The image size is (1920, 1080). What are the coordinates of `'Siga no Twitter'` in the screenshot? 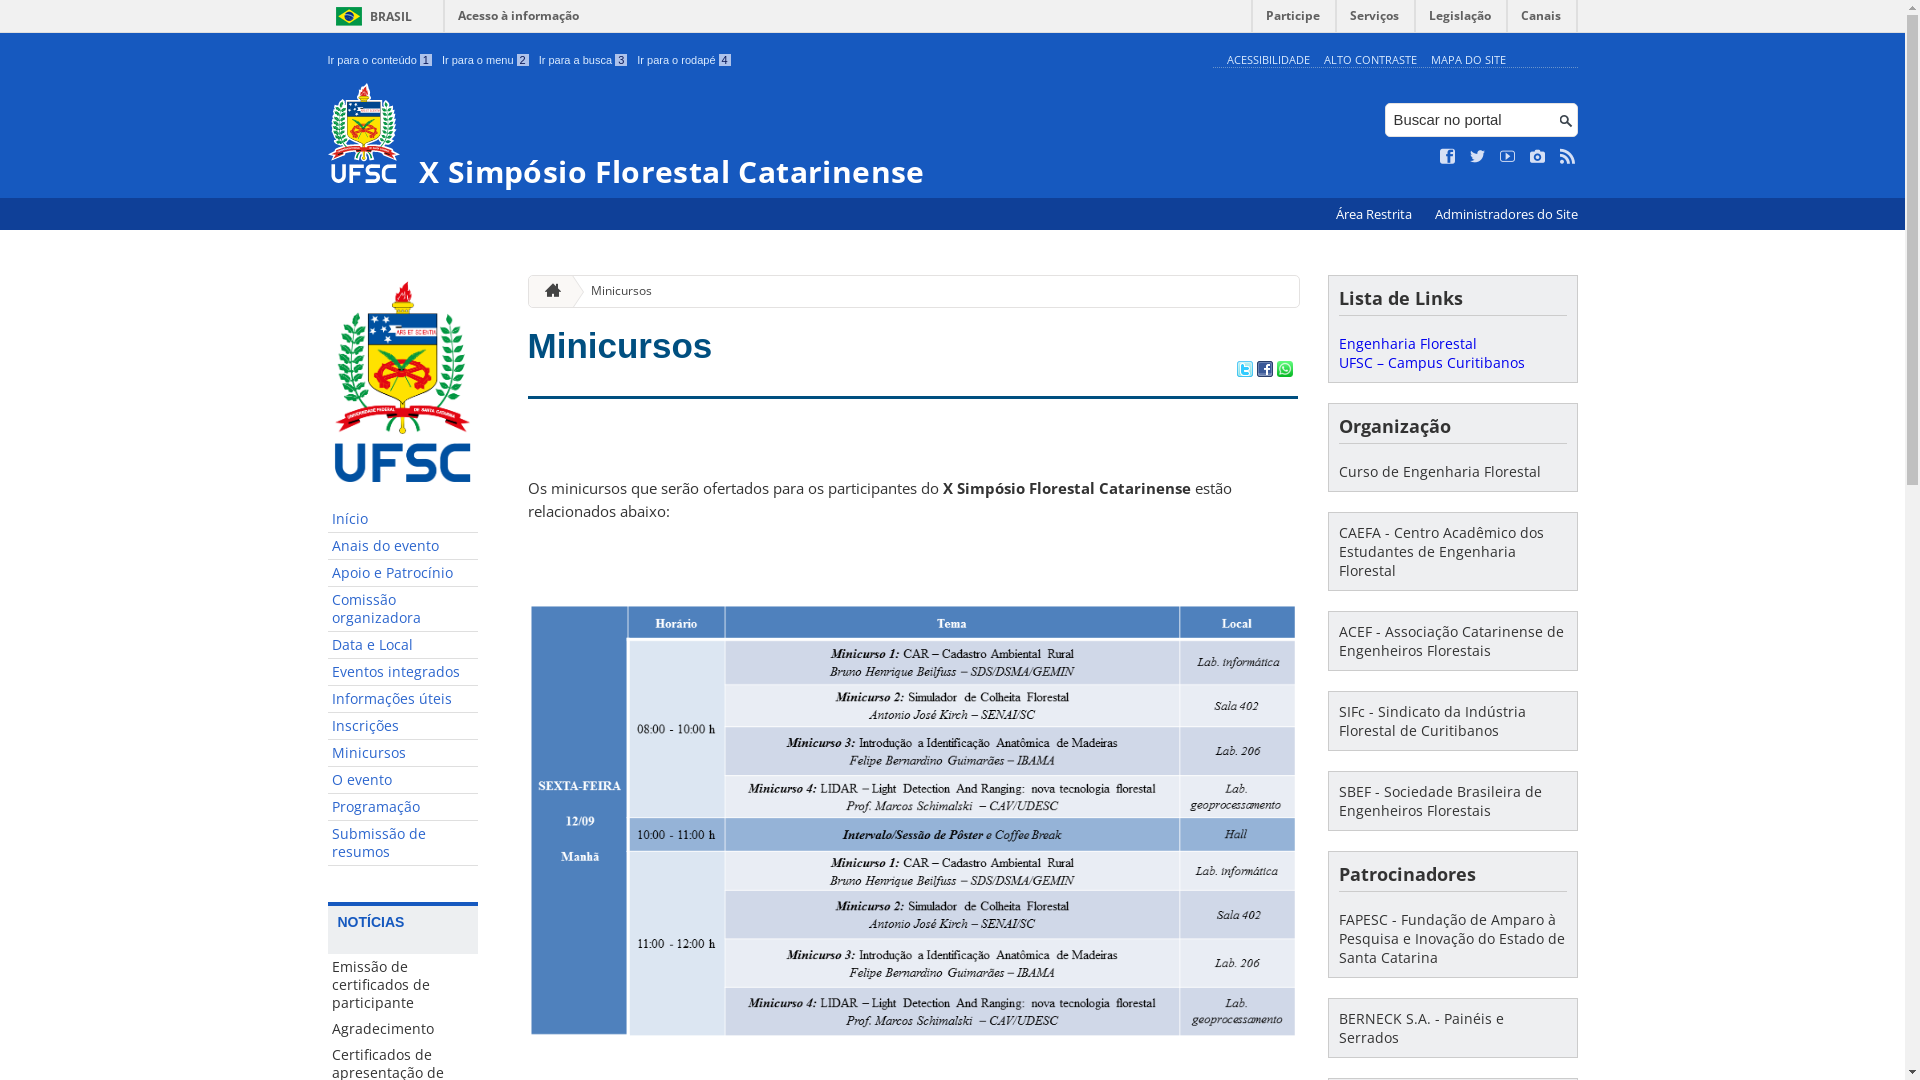 It's located at (1478, 156).